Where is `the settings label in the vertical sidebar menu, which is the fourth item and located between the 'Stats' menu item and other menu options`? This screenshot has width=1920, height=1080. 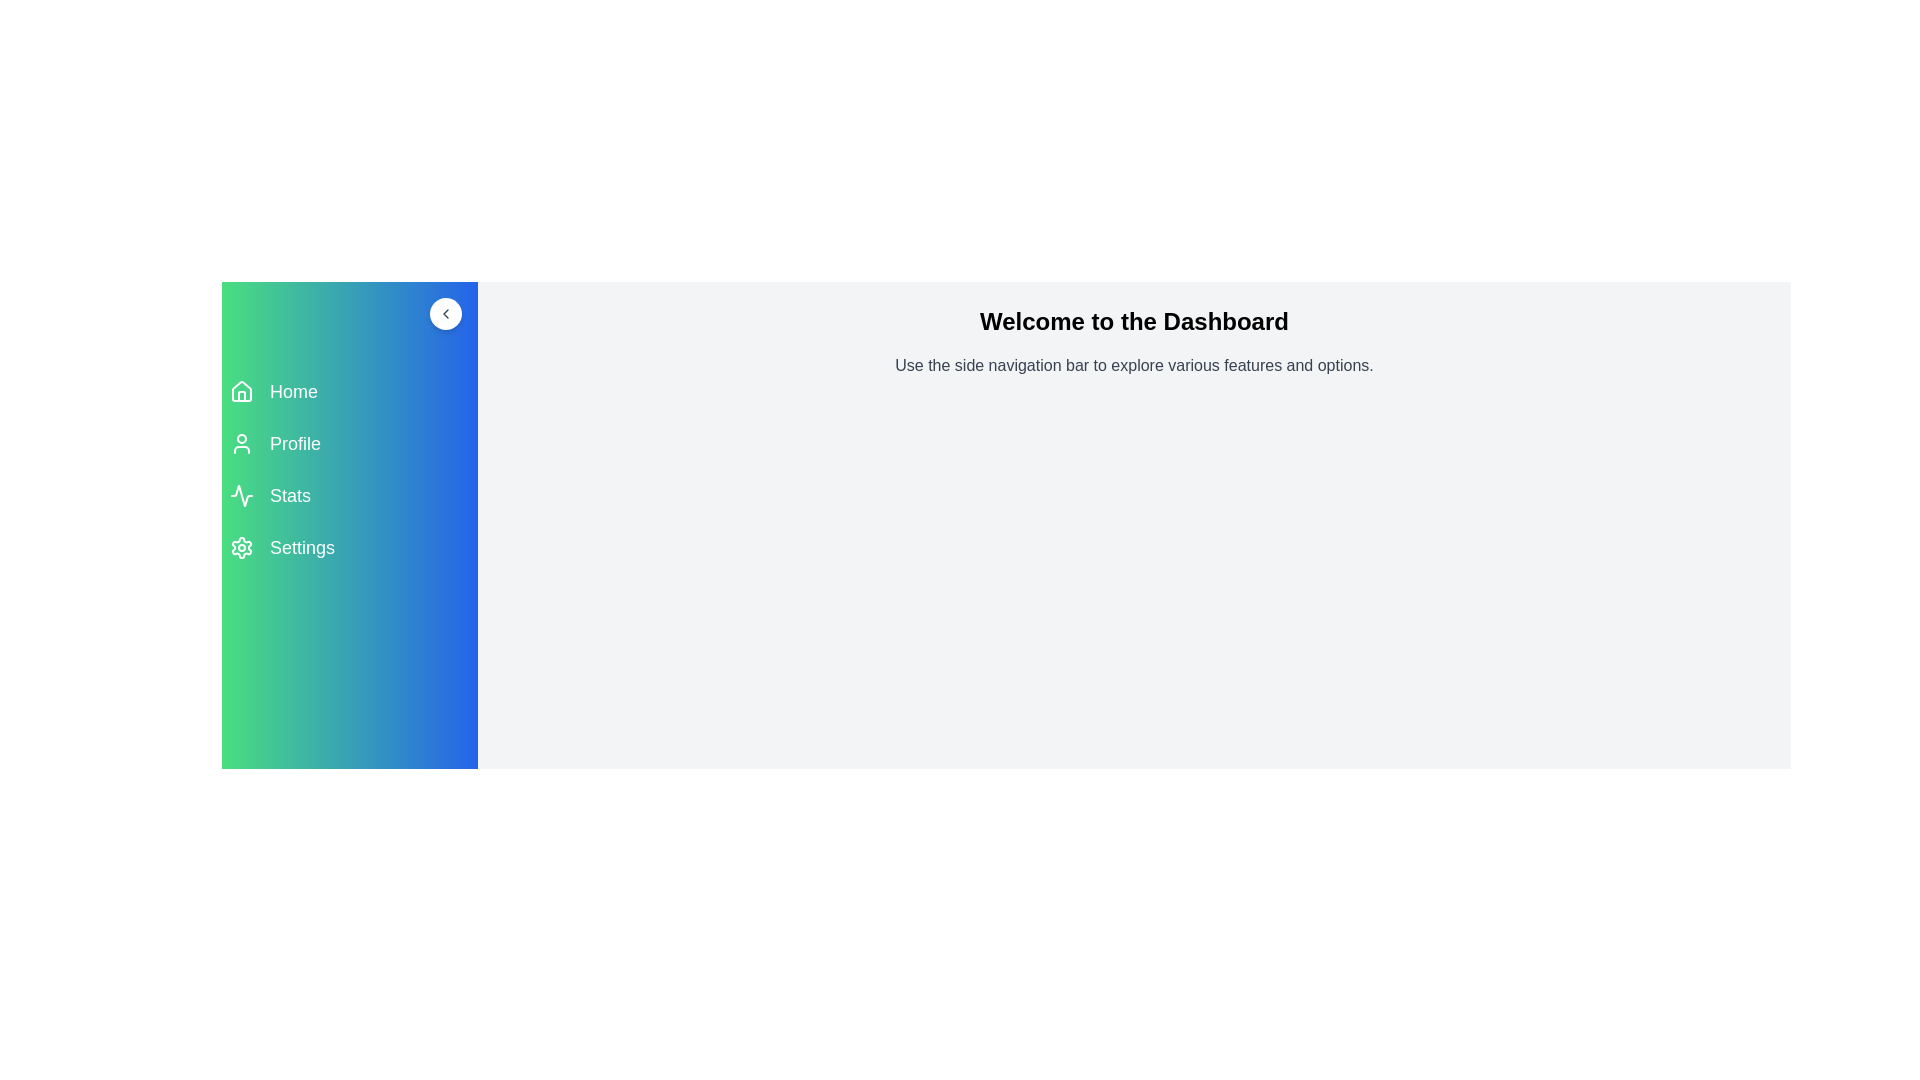
the settings label in the vertical sidebar menu, which is the fourth item and located between the 'Stats' menu item and other menu options is located at coordinates (301, 547).